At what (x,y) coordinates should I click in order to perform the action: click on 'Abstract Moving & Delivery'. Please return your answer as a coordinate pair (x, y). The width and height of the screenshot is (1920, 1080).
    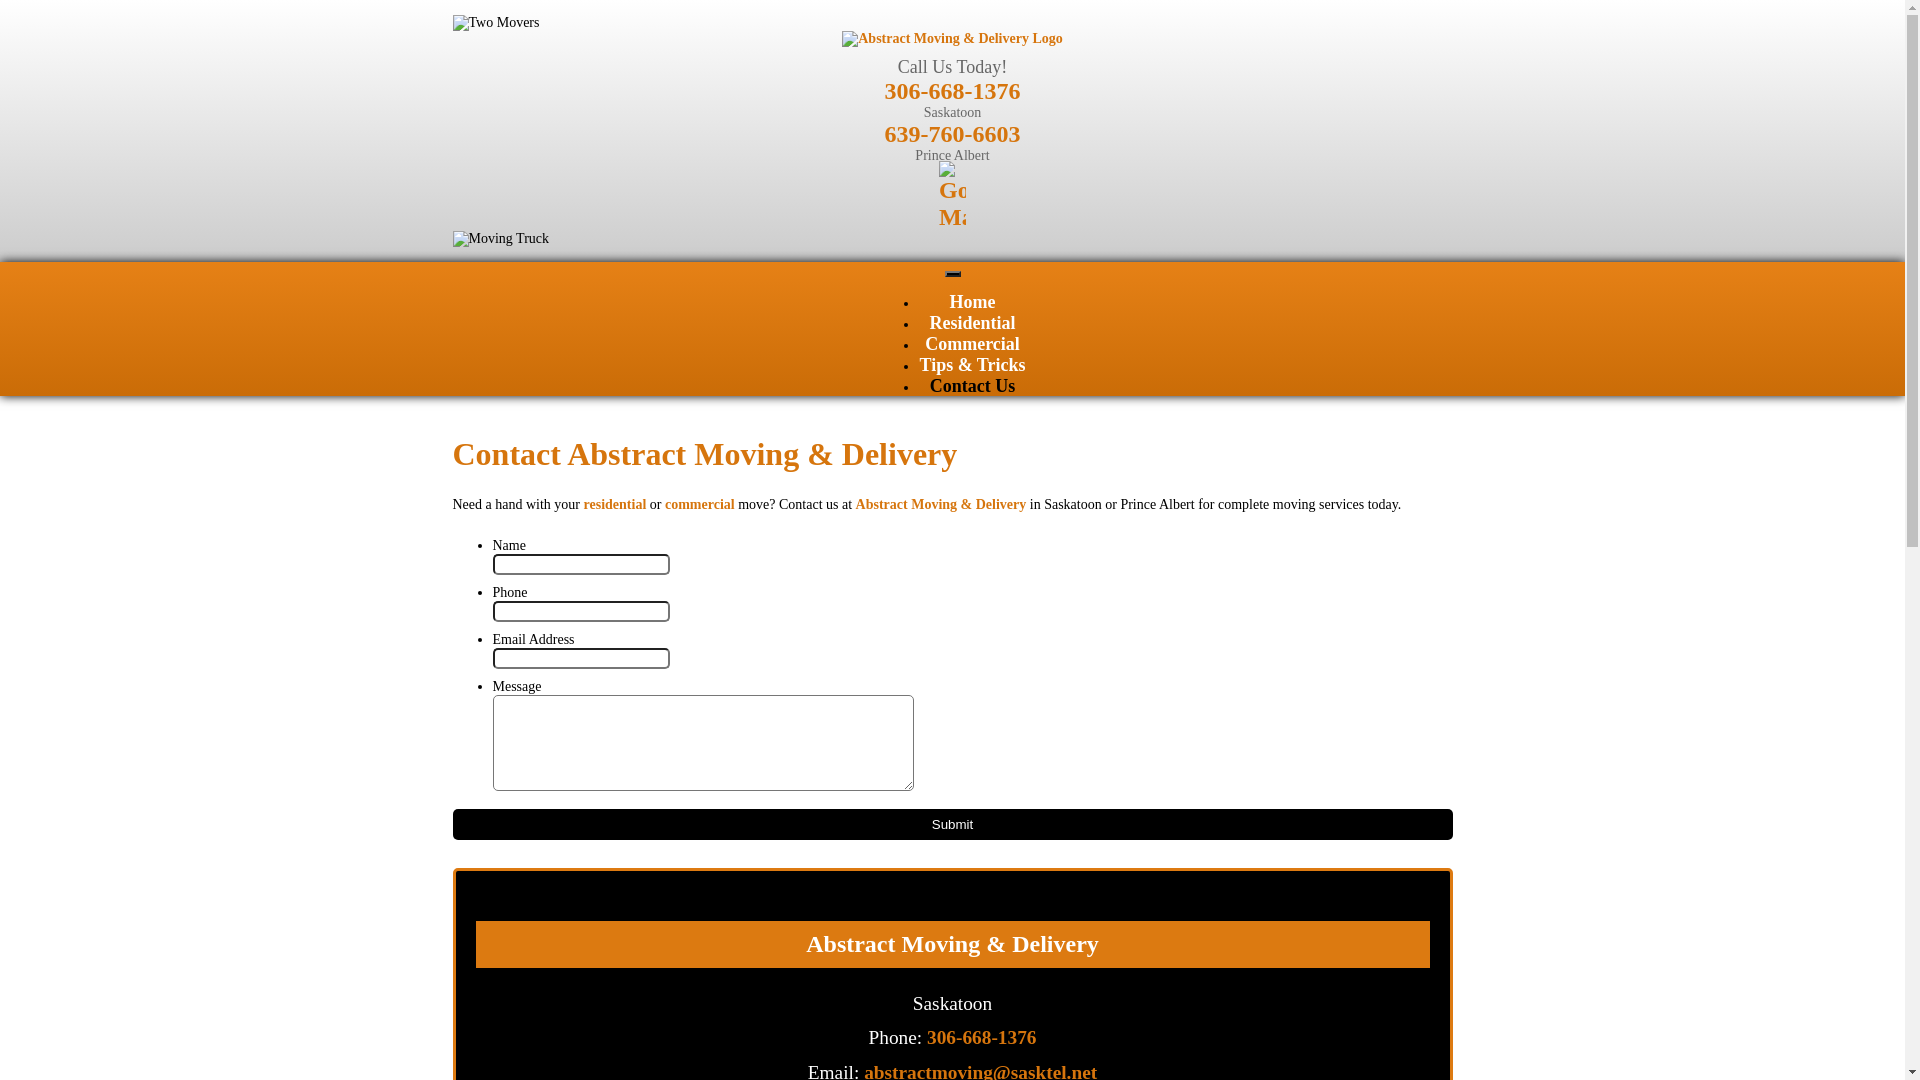
    Looking at the image, I should click on (940, 503).